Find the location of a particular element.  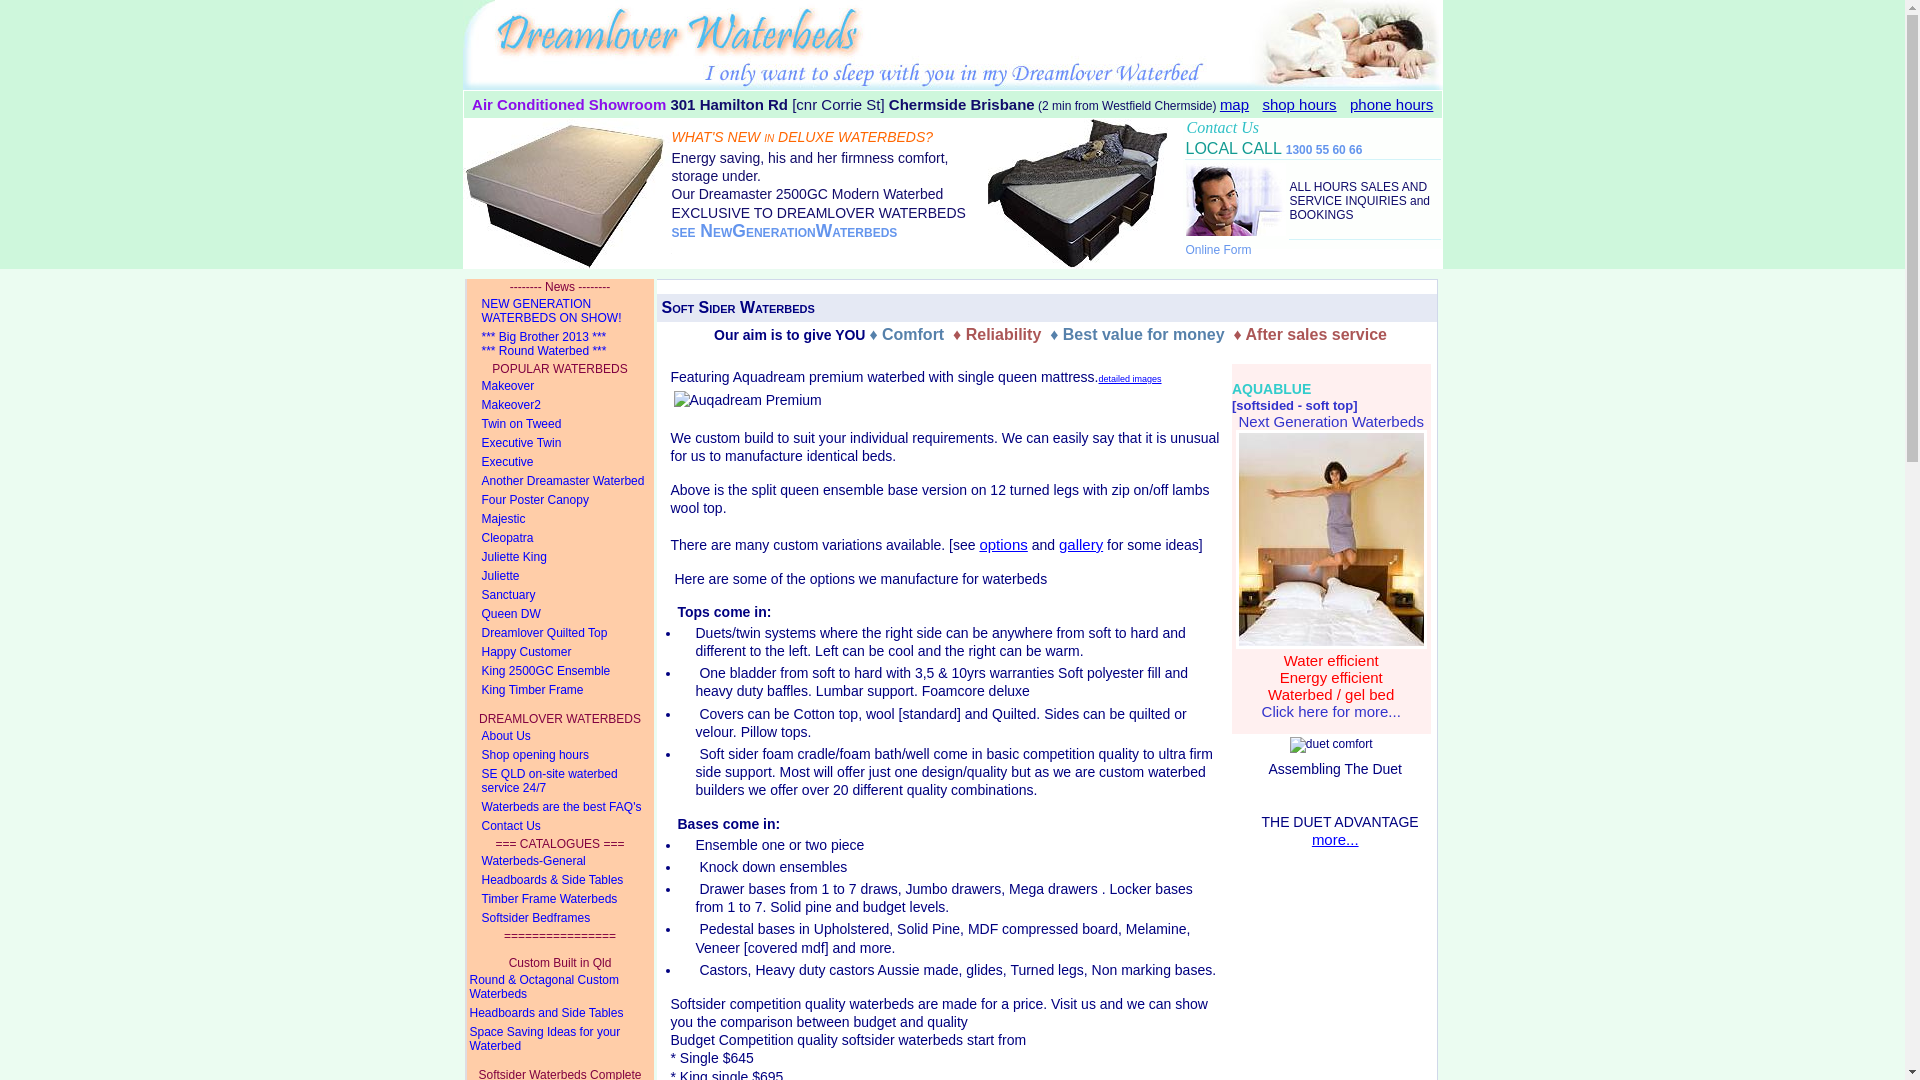

'Waterbeds are the best FAQ's' is located at coordinates (559, 806).